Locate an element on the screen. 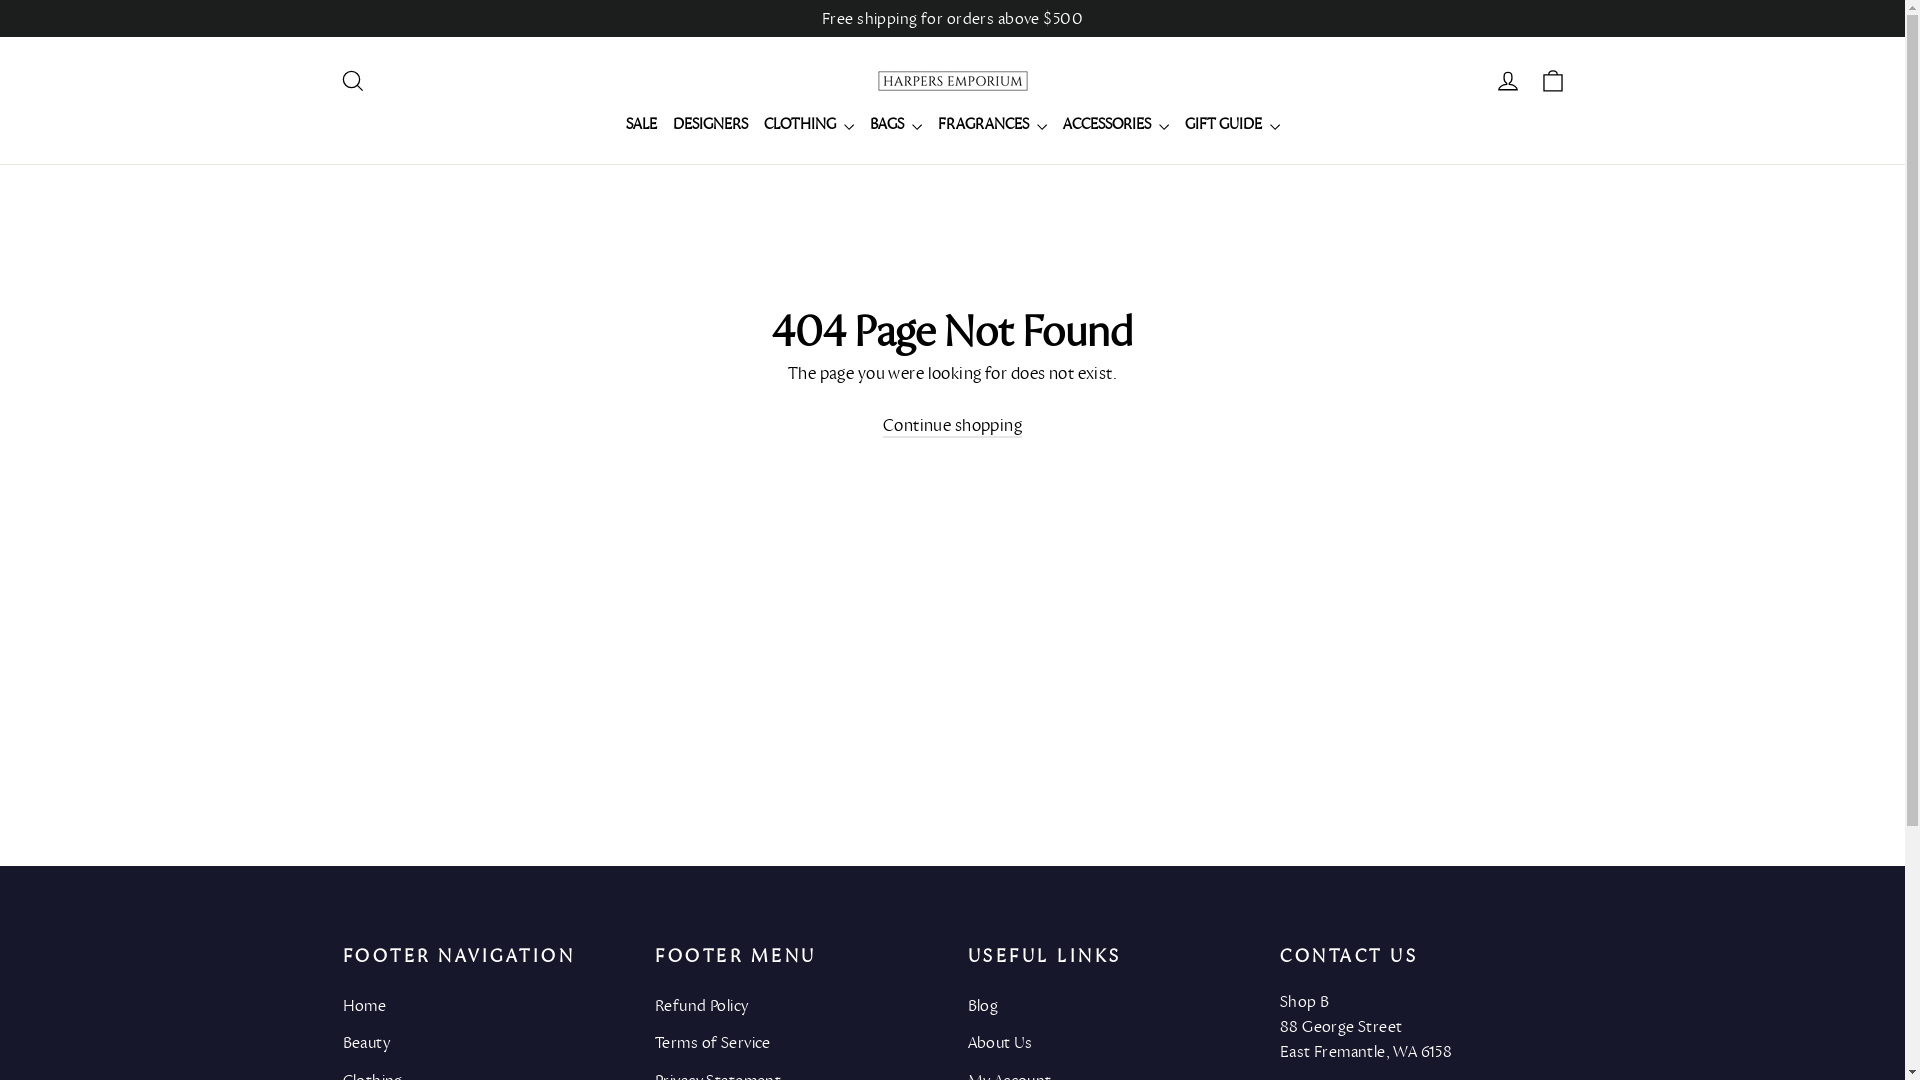  'Skip to content' is located at coordinates (0, 0).